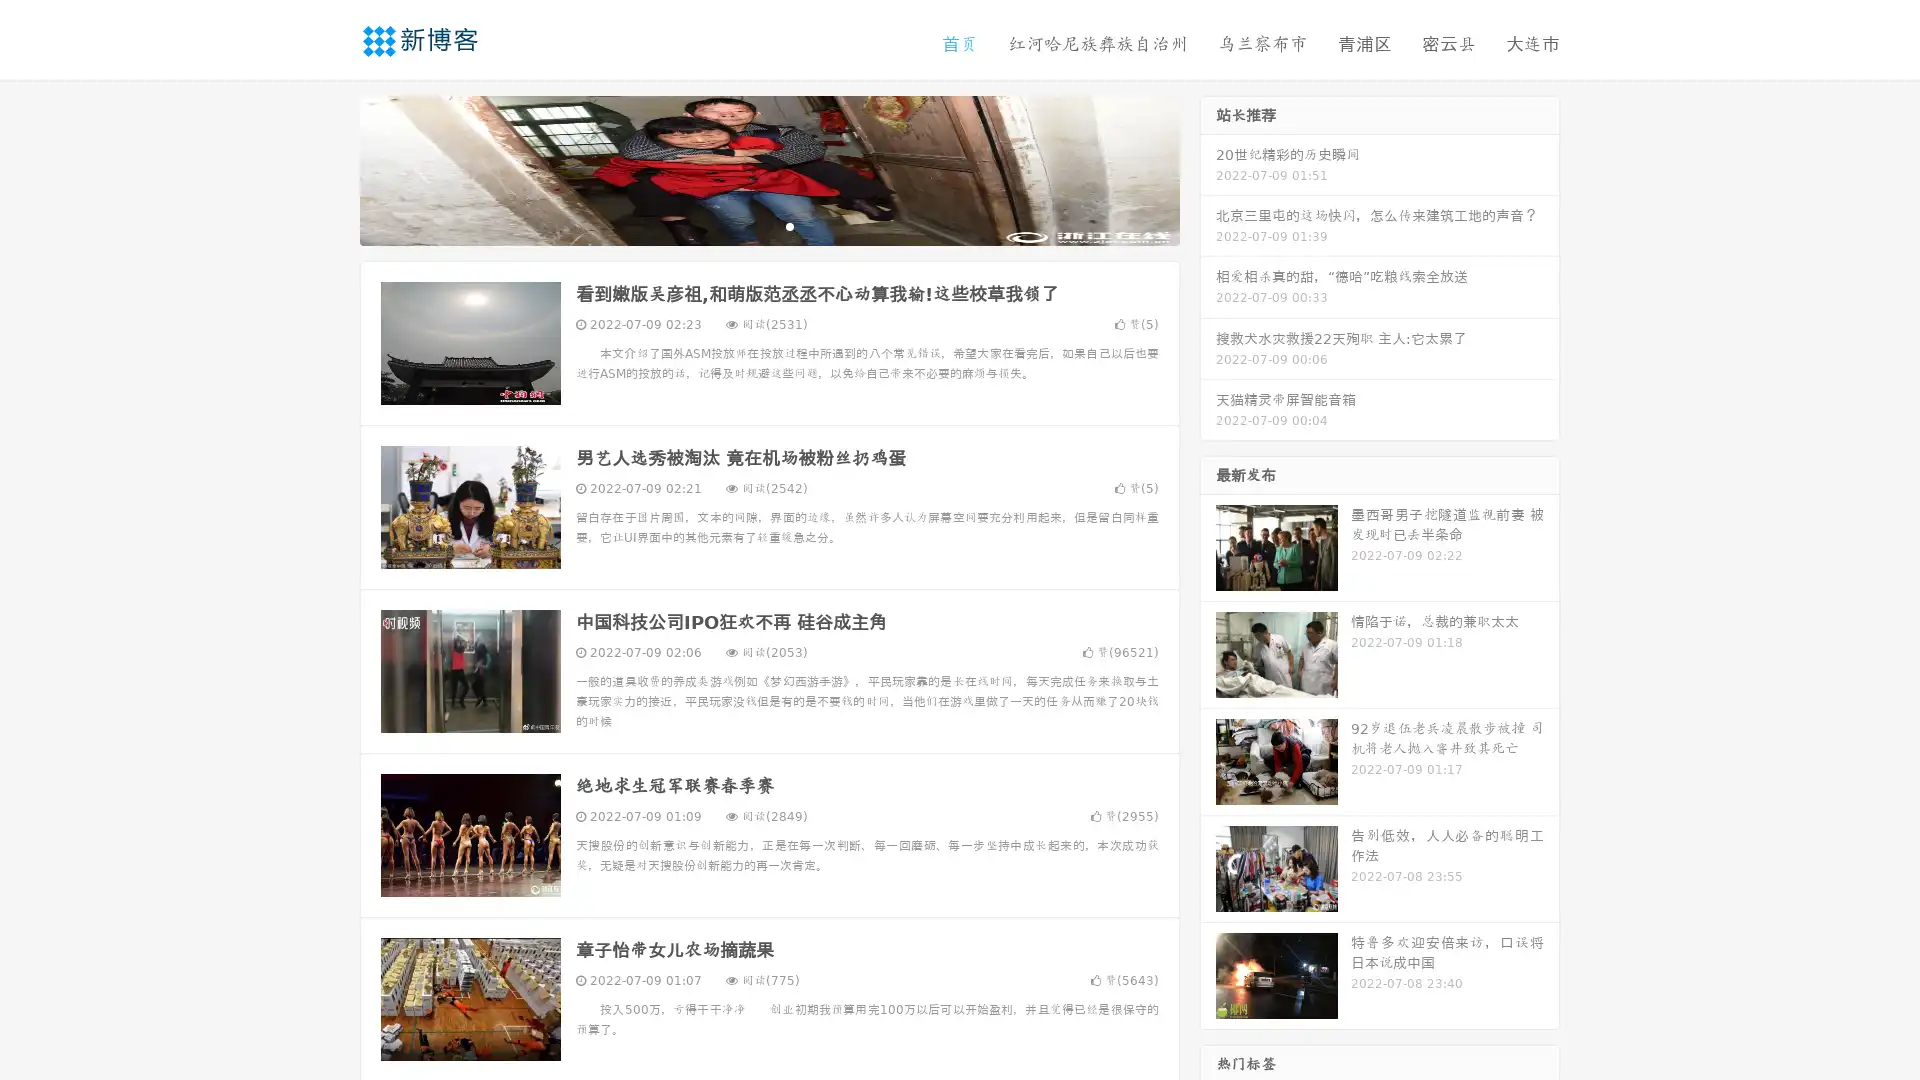 This screenshot has width=1920, height=1080. What do you see at coordinates (330, 168) in the screenshot?
I see `Previous slide` at bounding box center [330, 168].